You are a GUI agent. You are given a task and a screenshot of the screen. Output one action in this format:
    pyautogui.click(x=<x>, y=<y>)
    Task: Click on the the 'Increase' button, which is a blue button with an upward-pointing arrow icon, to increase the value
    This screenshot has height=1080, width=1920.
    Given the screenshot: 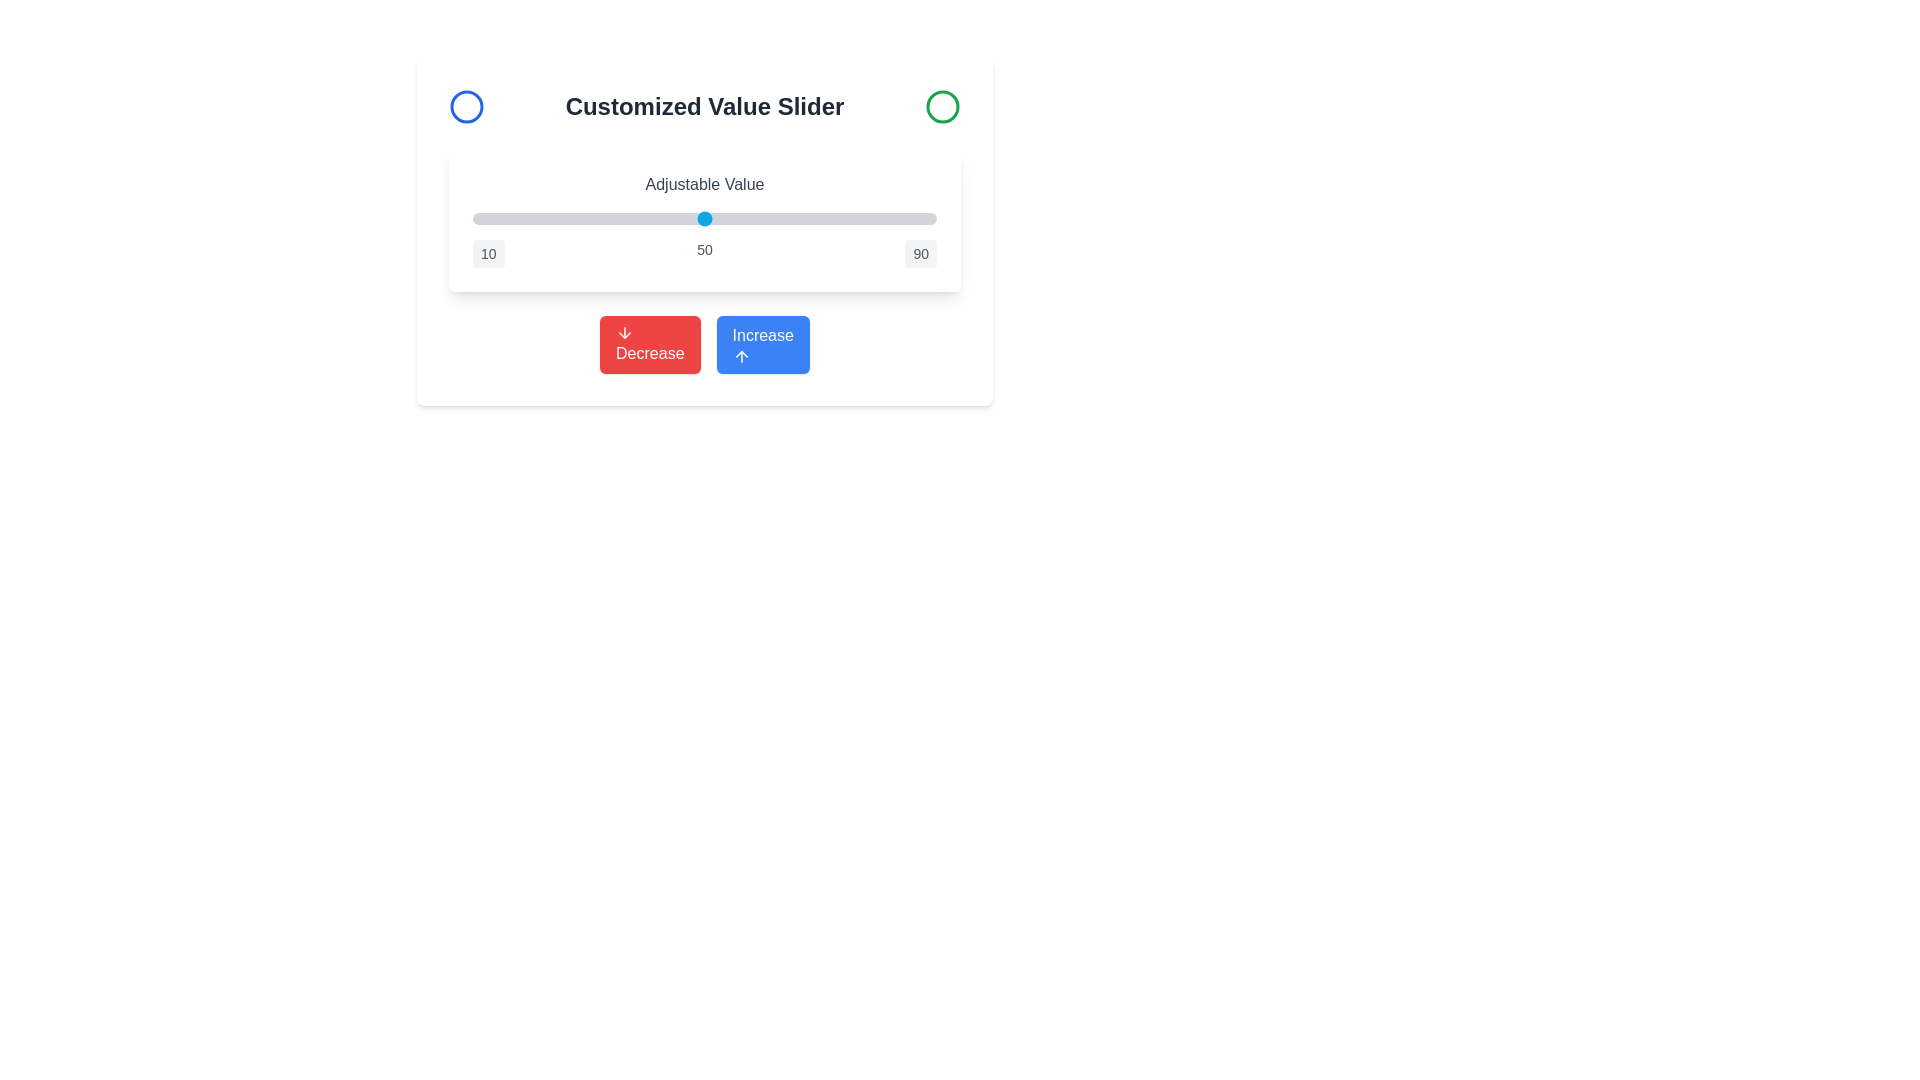 What is the action you would take?
    pyautogui.click(x=705, y=343)
    